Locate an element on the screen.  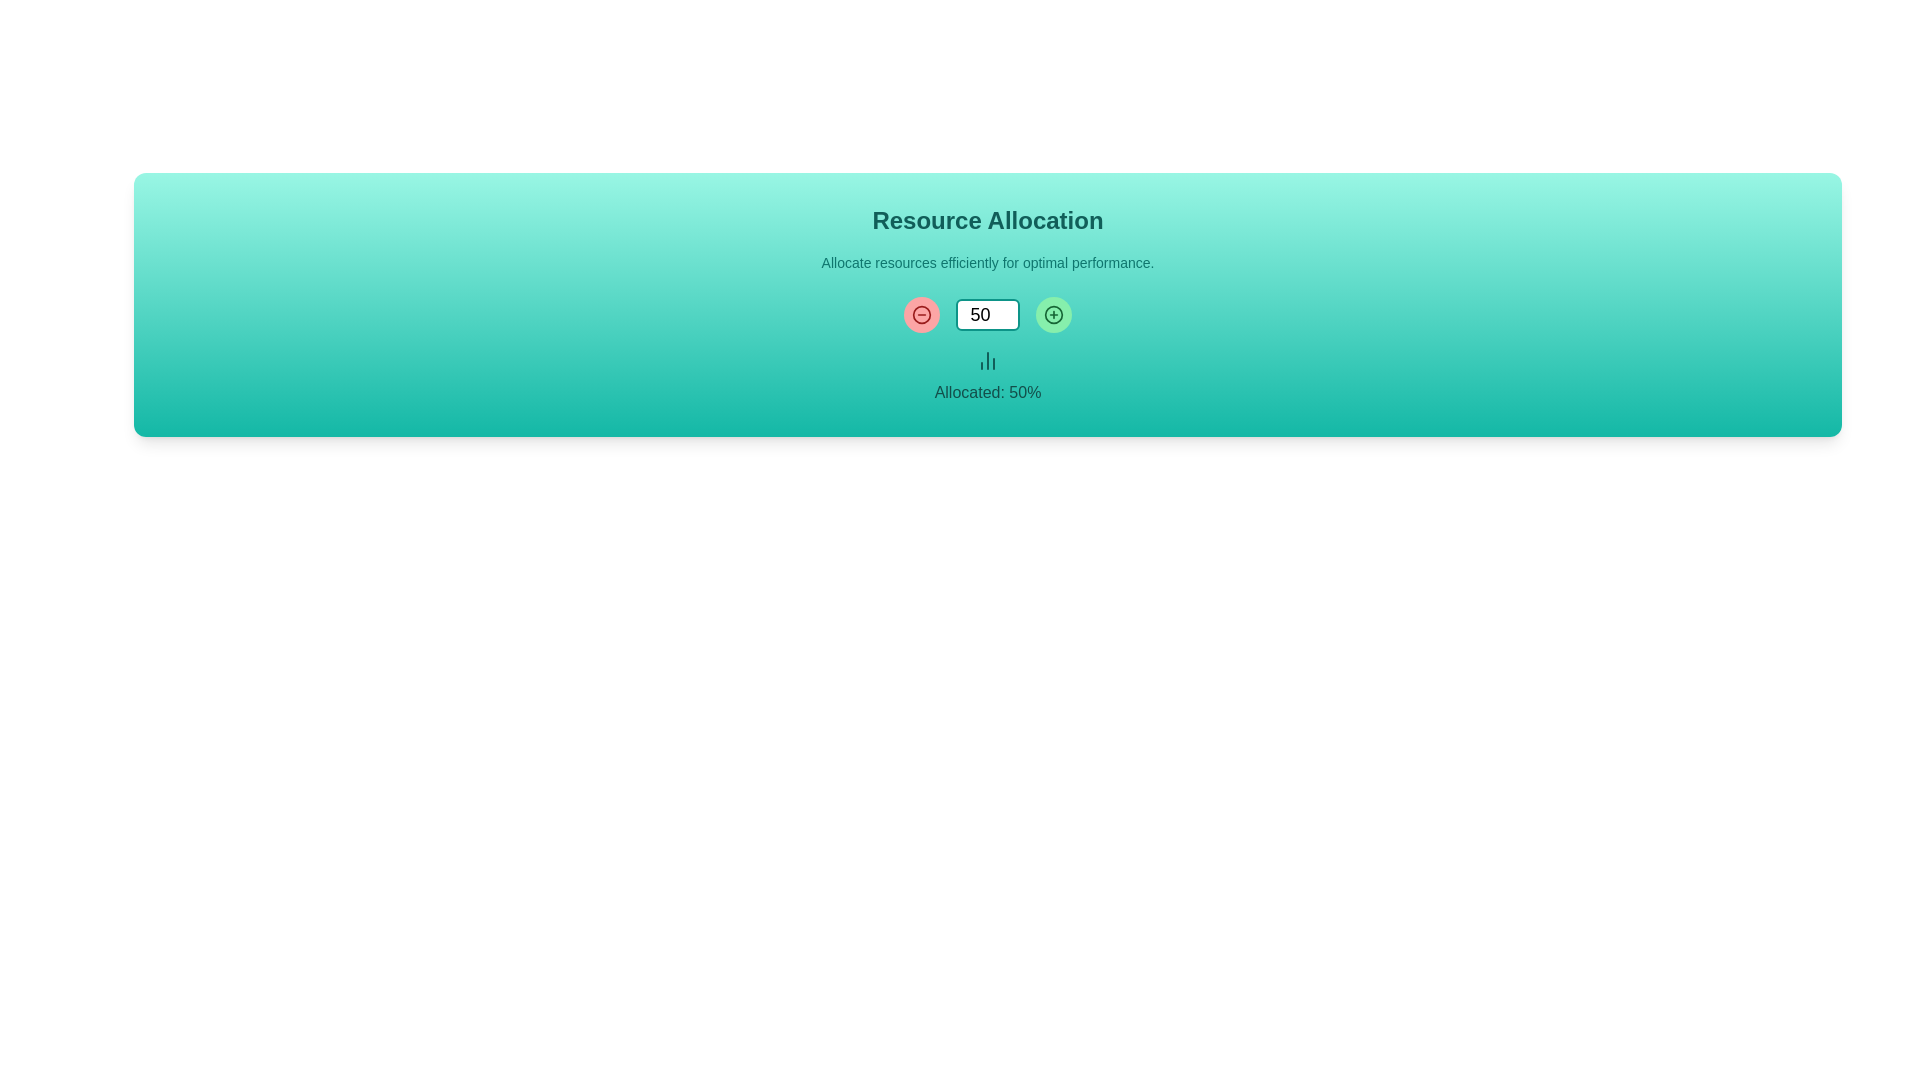
the stylized bar chart icon that visually represents data distribution, located below the numeric input field and above the text 'Allocated: 50%' is located at coordinates (988, 361).